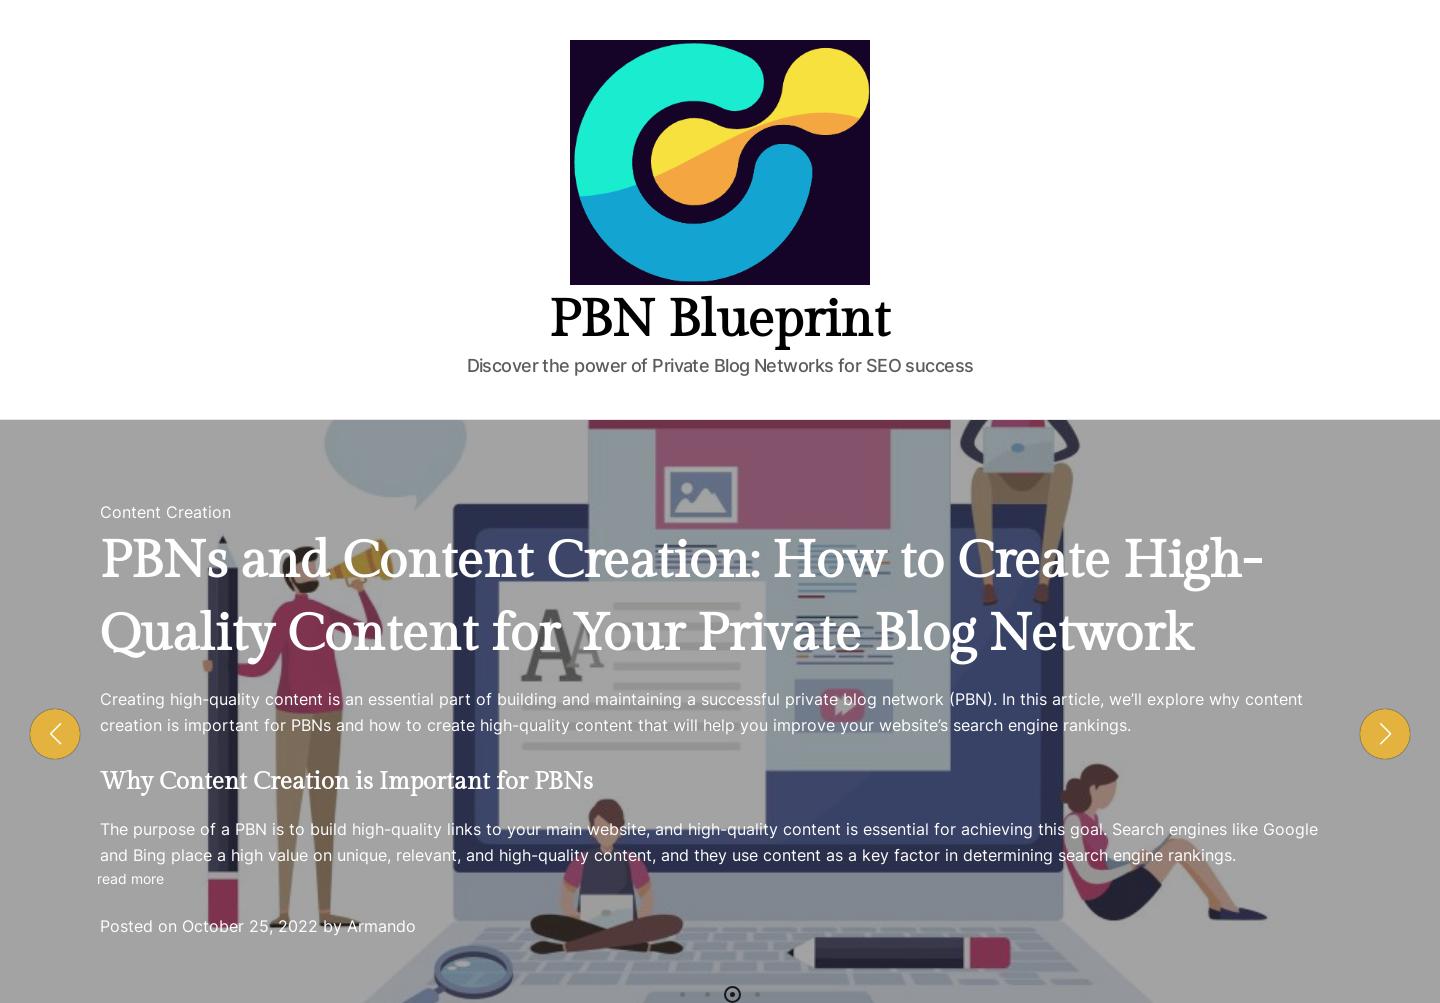 This screenshot has height=1003, width=1440. What do you see at coordinates (257, 693) in the screenshot?
I see `'What are PBN Footprints?'` at bounding box center [257, 693].